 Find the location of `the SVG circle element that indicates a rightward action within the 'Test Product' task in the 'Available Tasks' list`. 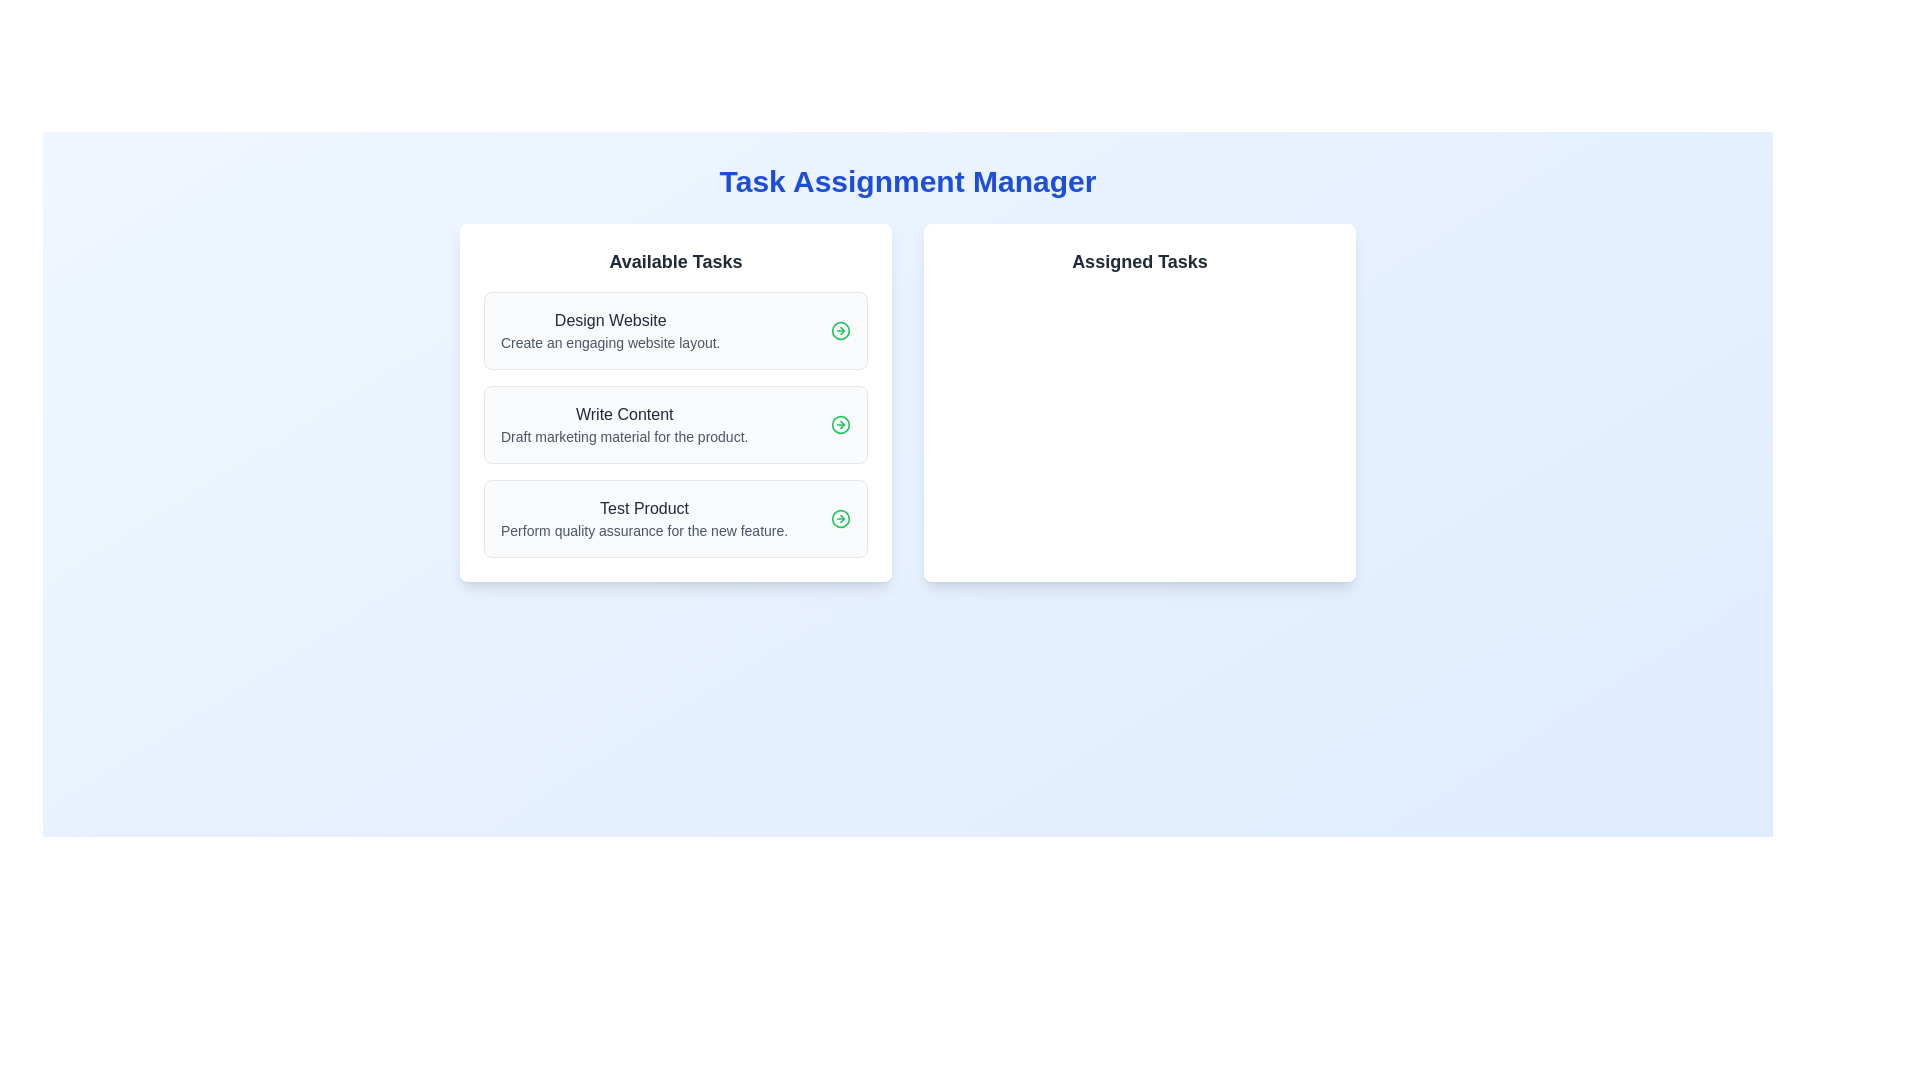

the SVG circle element that indicates a rightward action within the 'Test Product' task in the 'Available Tasks' list is located at coordinates (840, 516).